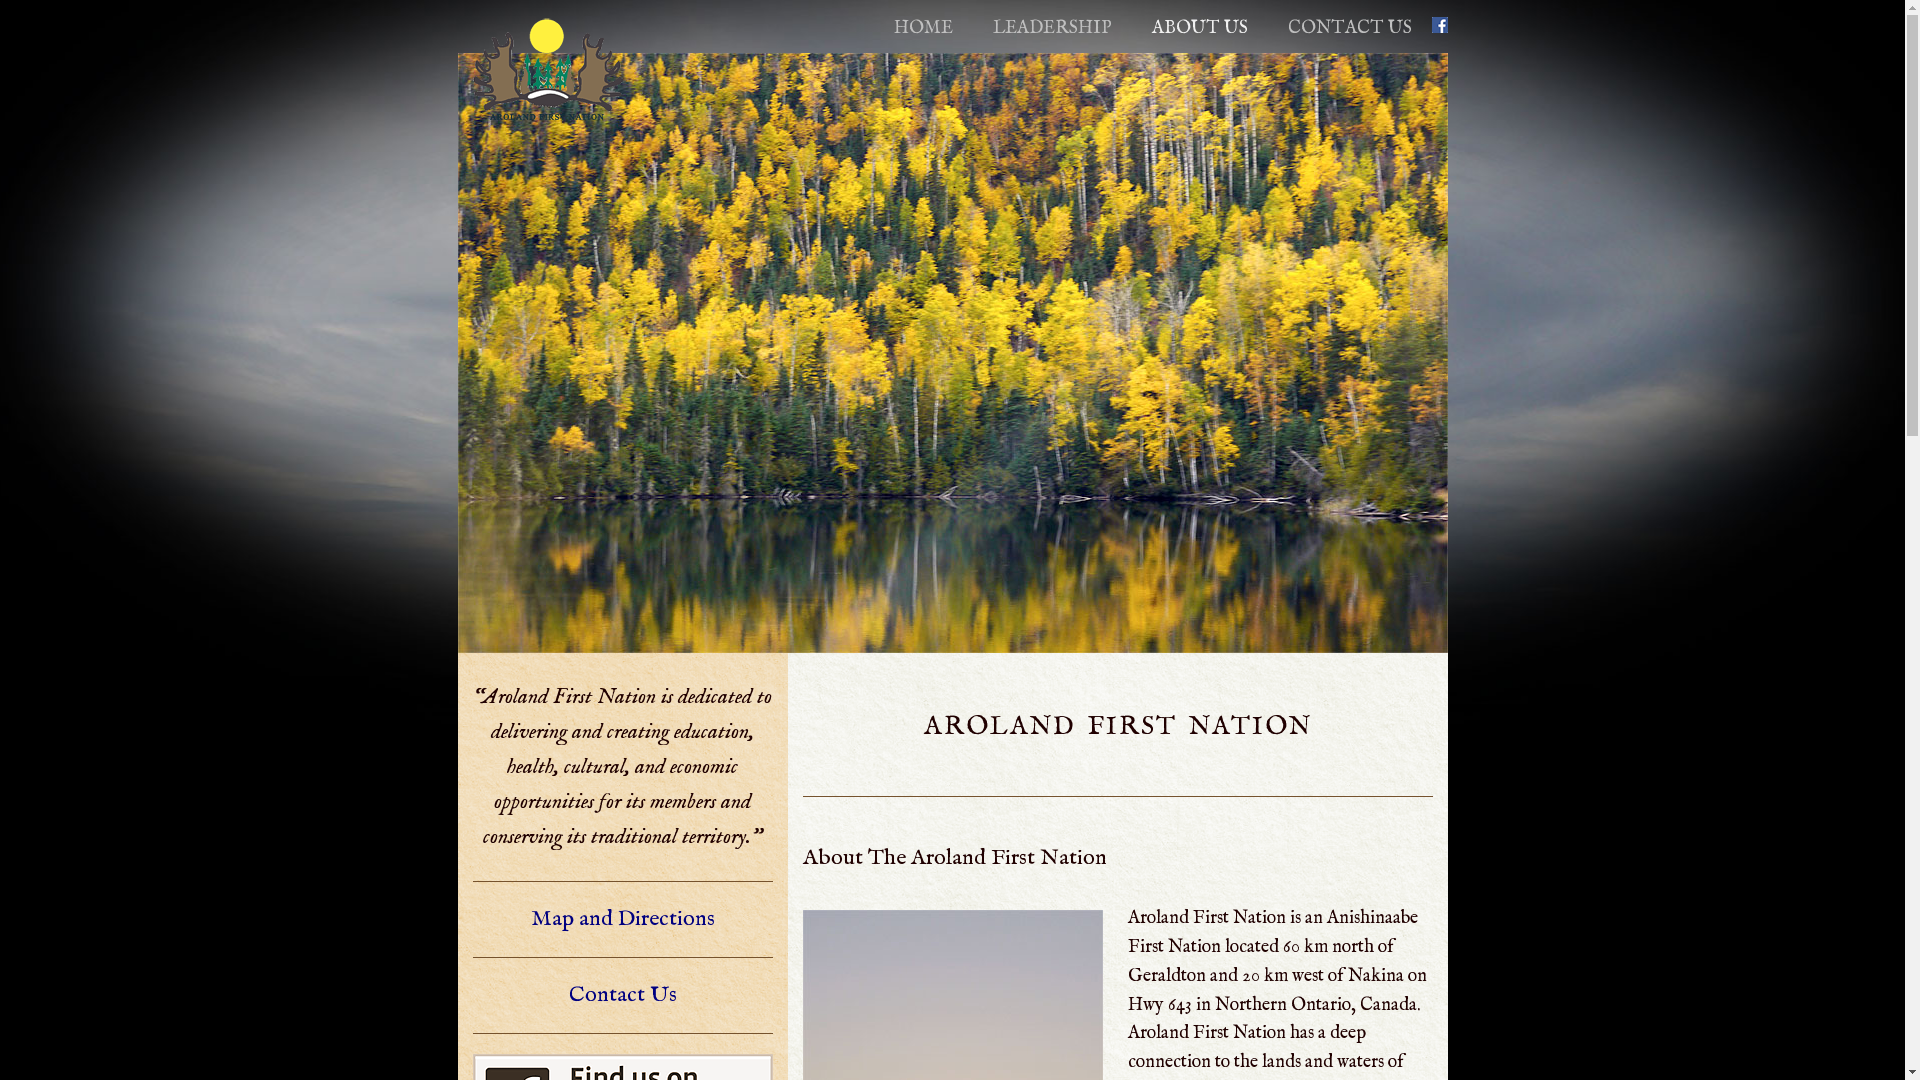 The width and height of the screenshot is (1920, 1080). I want to click on 'CONTACT US', so click(1349, 28).